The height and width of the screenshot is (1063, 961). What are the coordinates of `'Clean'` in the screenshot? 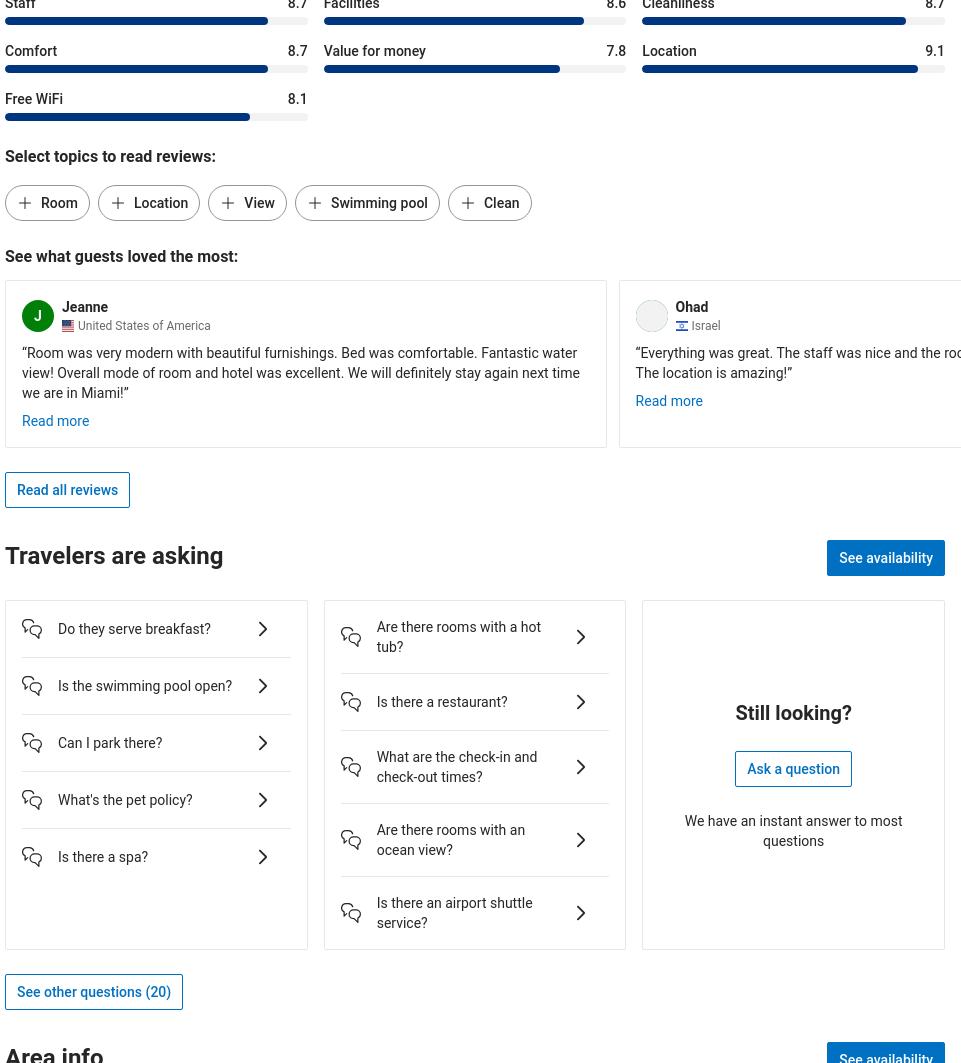 It's located at (482, 201).